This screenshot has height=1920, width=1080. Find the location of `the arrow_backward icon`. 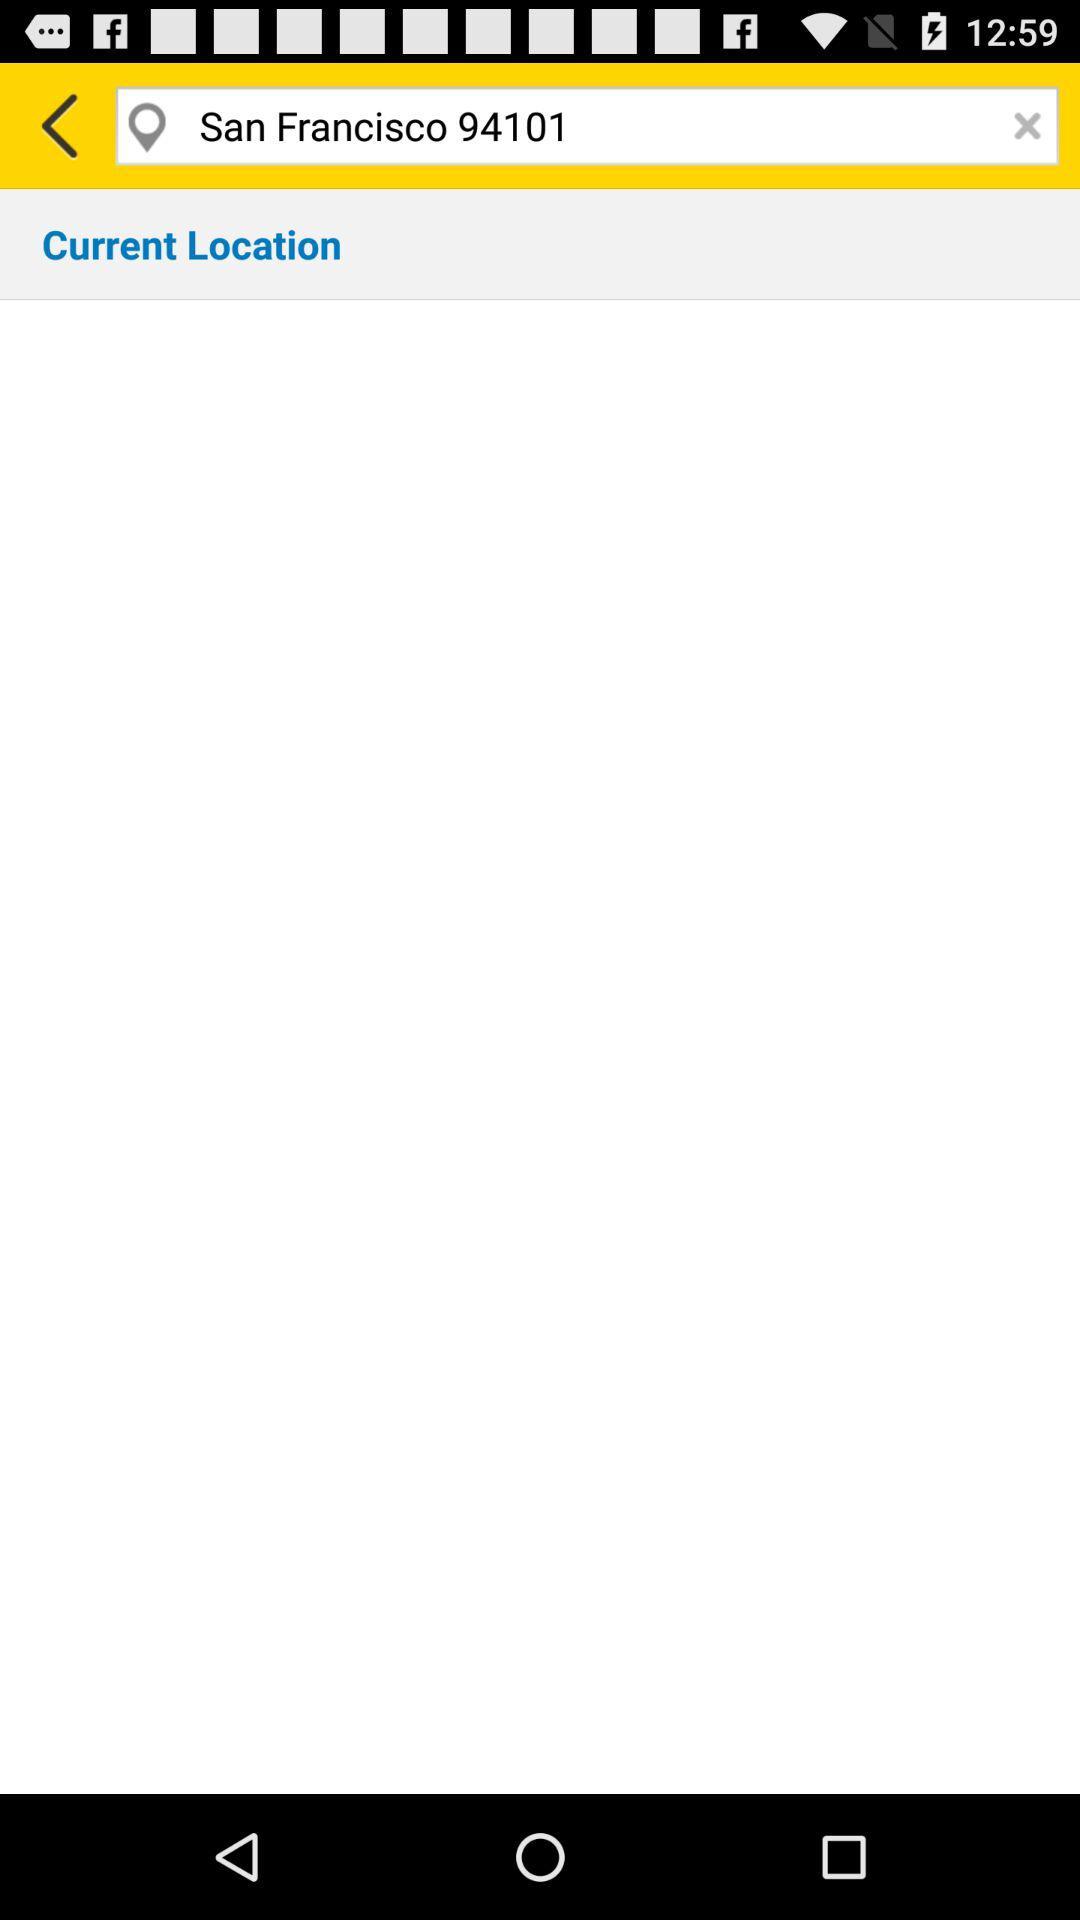

the arrow_backward icon is located at coordinates (56, 133).